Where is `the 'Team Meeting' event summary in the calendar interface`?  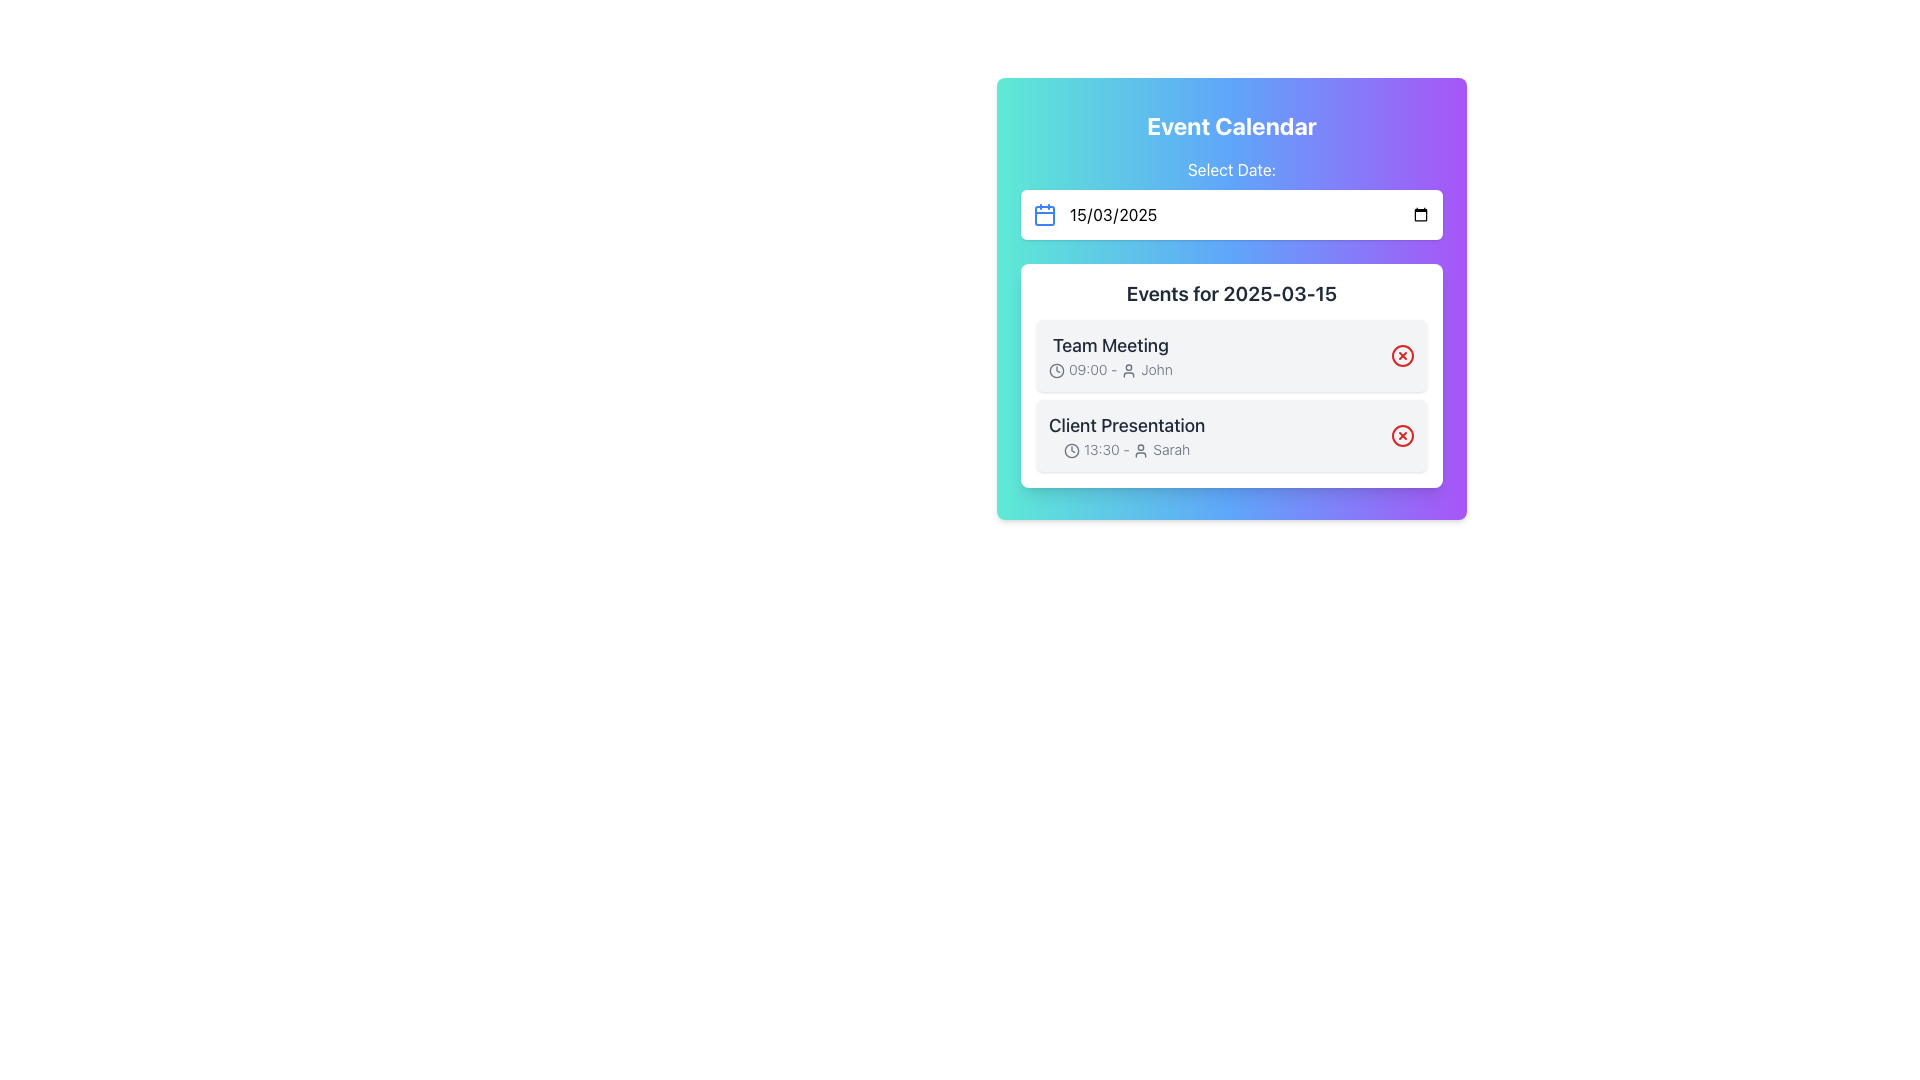
the 'Team Meeting' event summary in the calendar interface is located at coordinates (1108, 354).